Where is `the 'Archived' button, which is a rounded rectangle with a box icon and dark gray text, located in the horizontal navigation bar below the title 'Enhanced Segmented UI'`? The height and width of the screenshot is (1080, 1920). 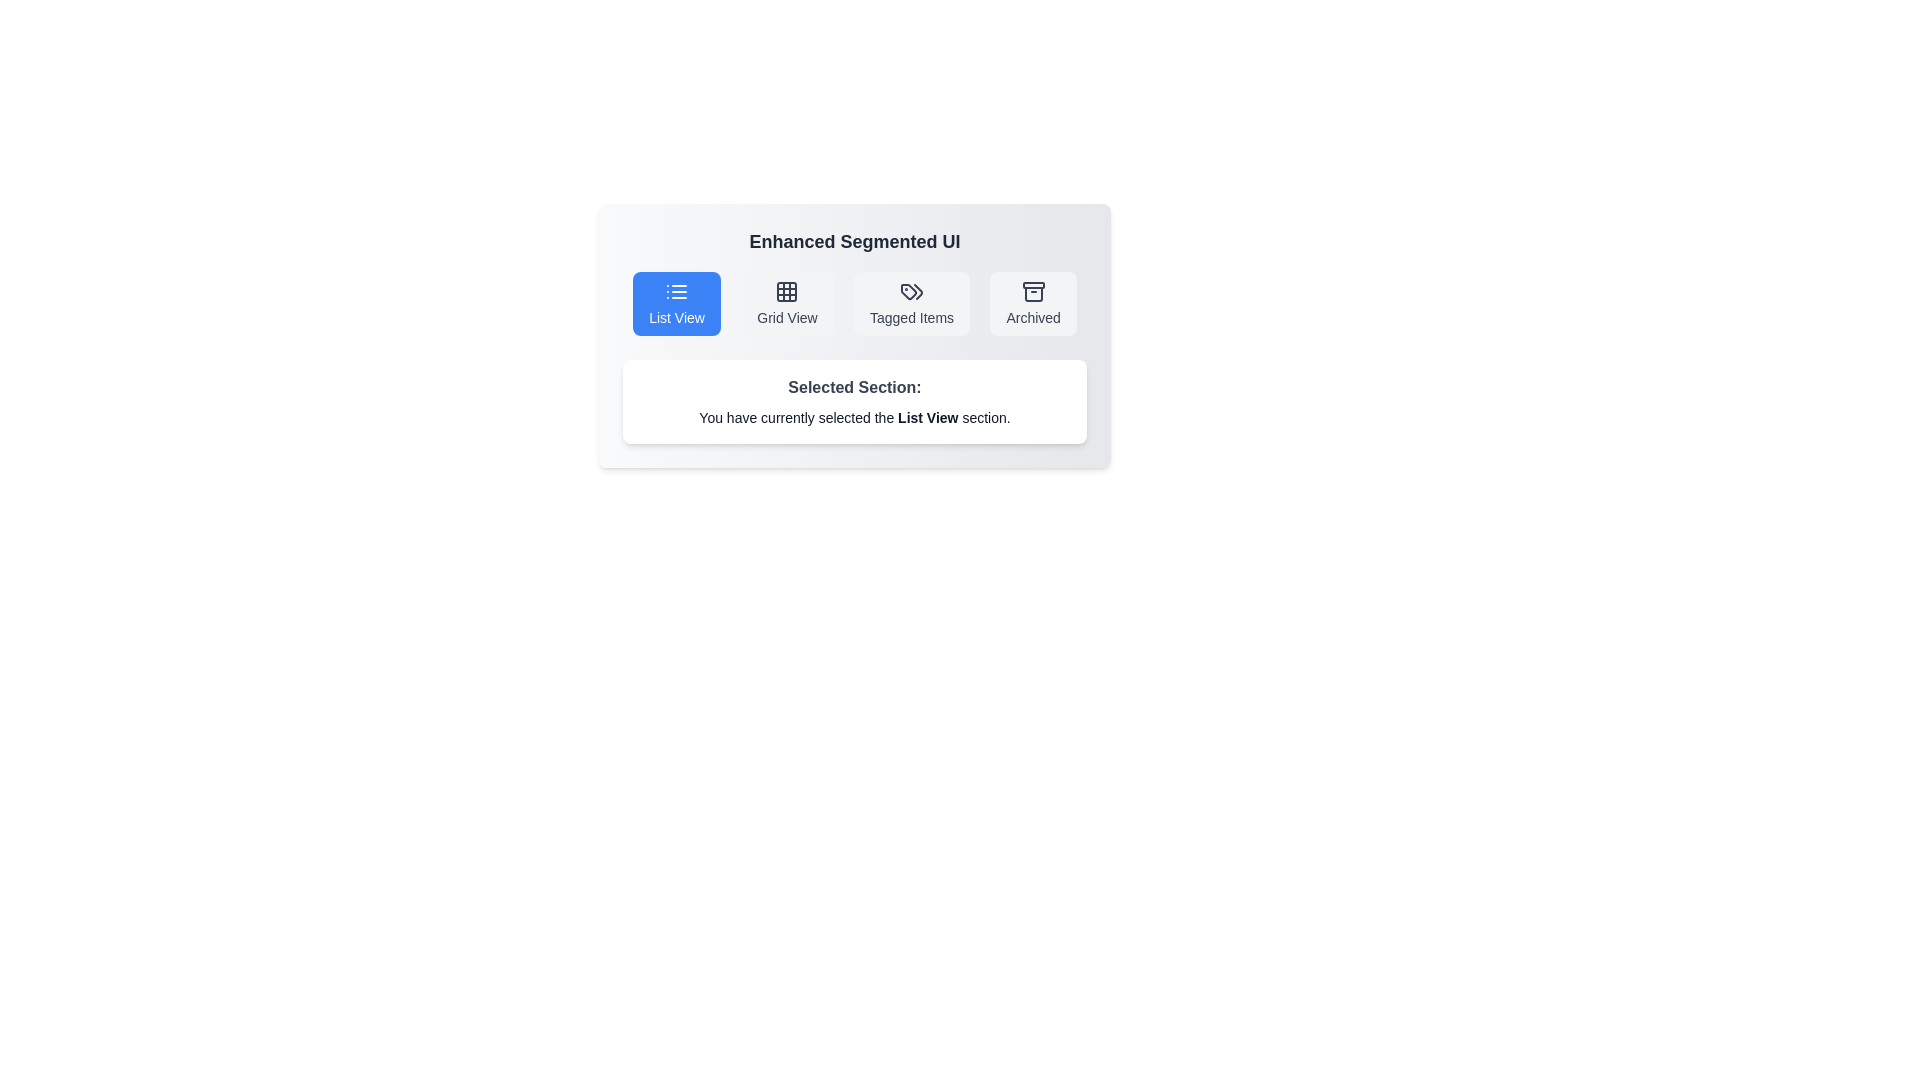
the 'Archived' button, which is a rounded rectangle with a box icon and dark gray text, located in the horizontal navigation bar below the title 'Enhanced Segmented UI' is located at coordinates (1033, 304).